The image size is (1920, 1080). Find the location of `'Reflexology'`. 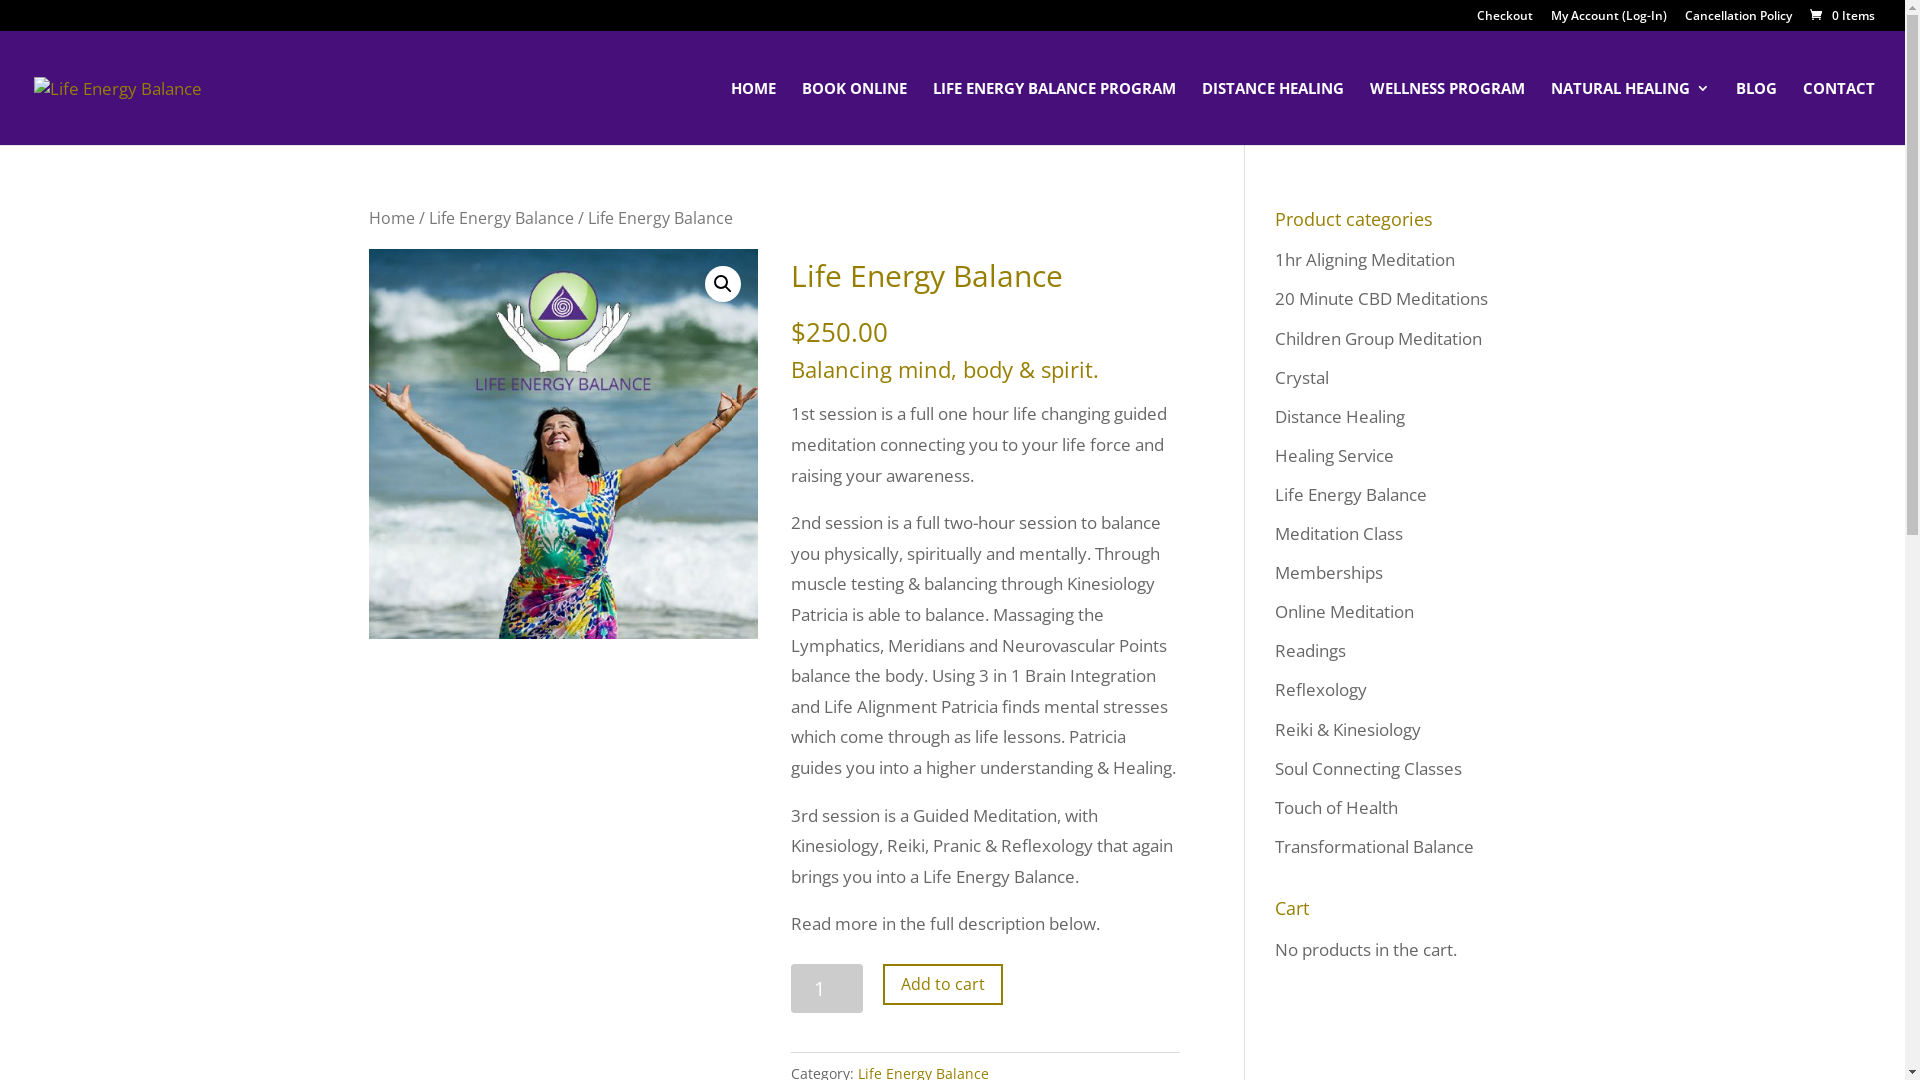

'Reflexology' is located at coordinates (1320, 688).